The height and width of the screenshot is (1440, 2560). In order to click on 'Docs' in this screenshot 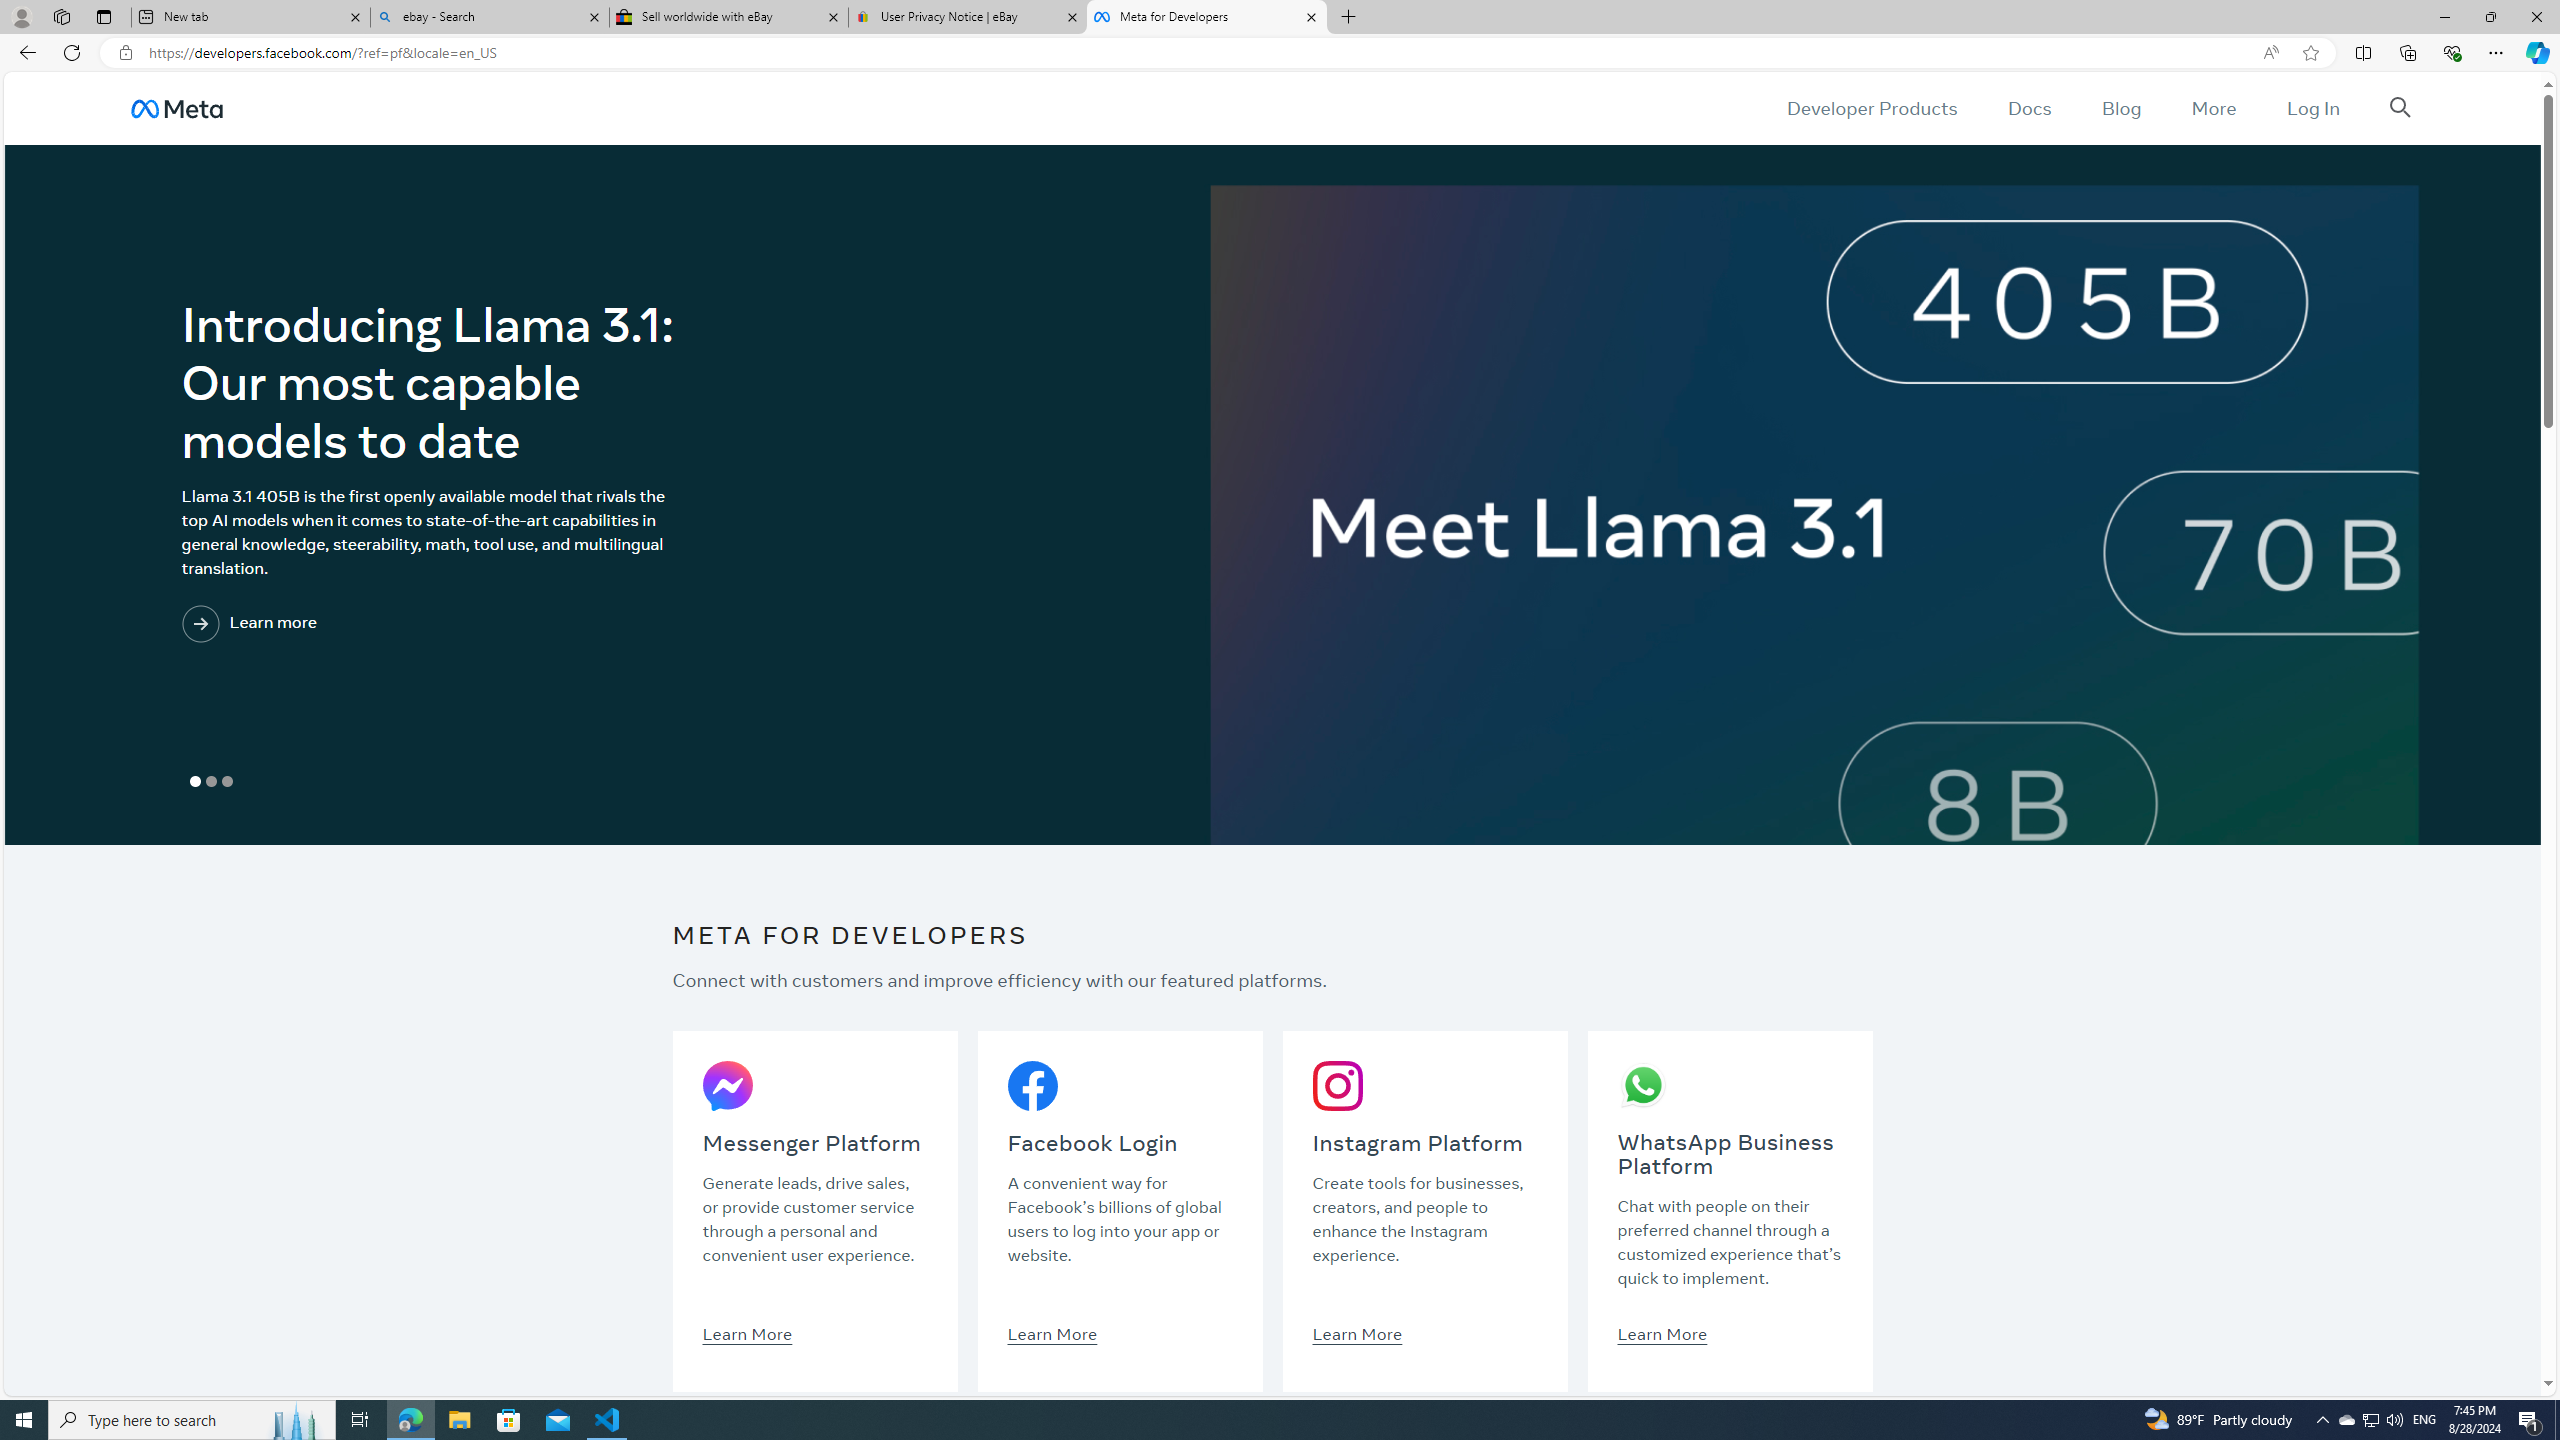, I will do `click(2027, 107)`.